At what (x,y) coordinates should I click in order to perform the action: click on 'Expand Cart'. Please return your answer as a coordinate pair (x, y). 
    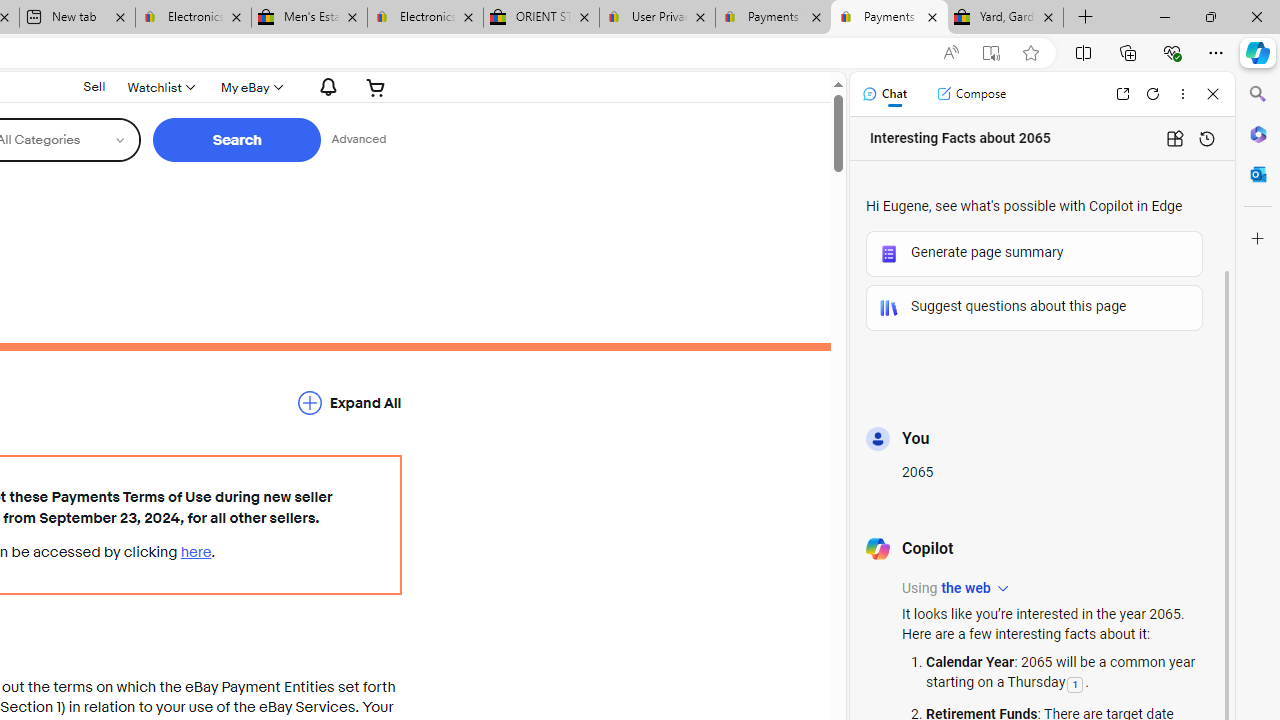
    Looking at the image, I should click on (376, 86).